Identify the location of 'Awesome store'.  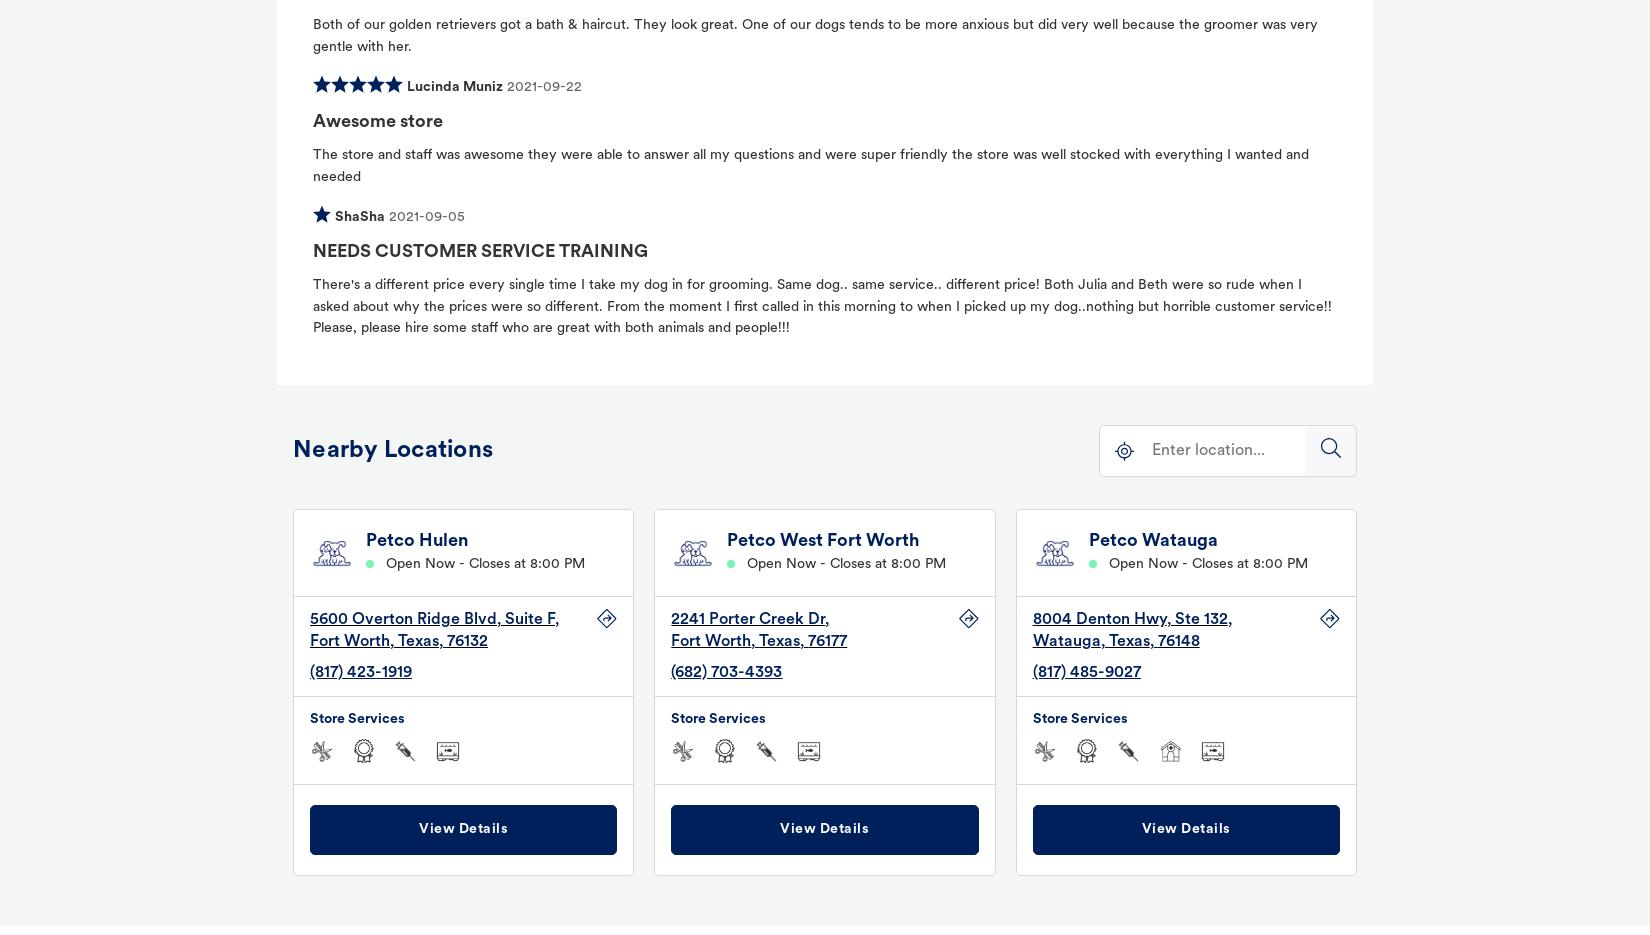
(378, 120).